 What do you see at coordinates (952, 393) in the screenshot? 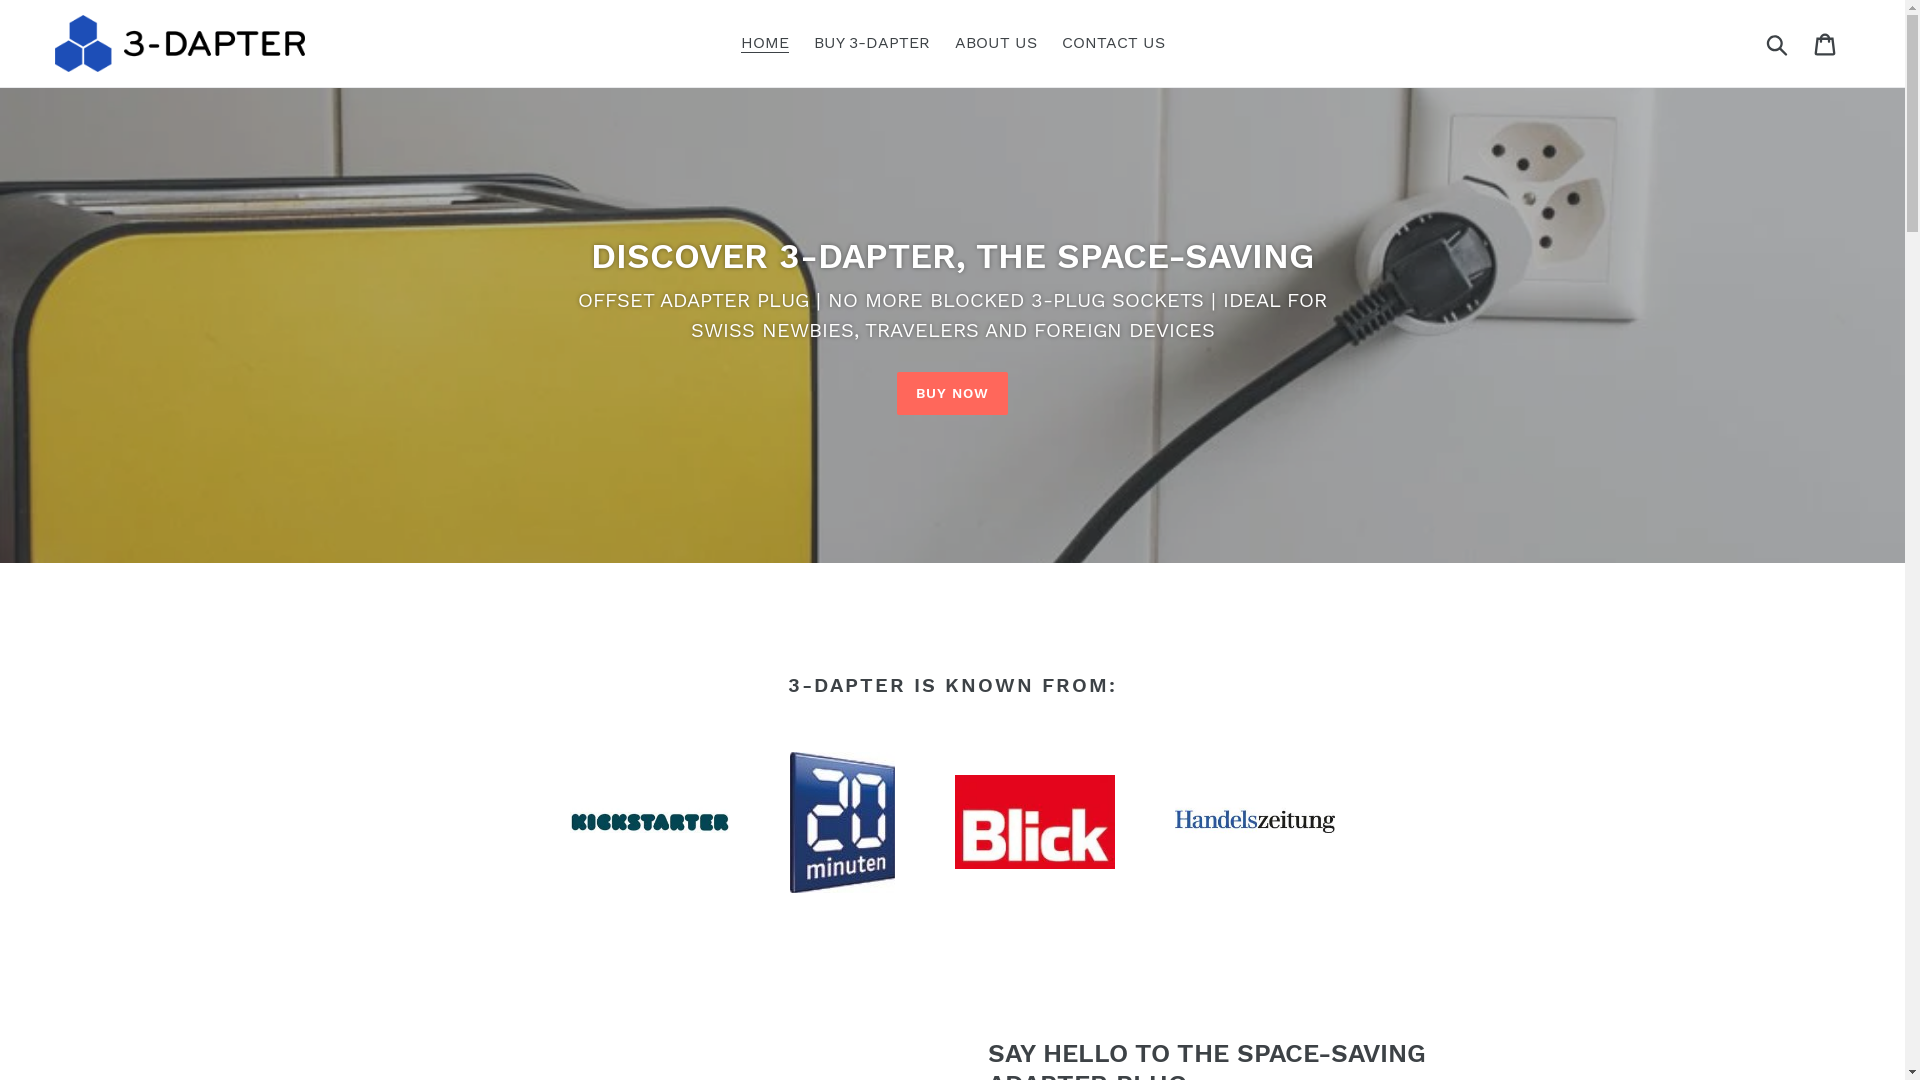
I see `'BUY NOW'` at bounding box center [952, 393].